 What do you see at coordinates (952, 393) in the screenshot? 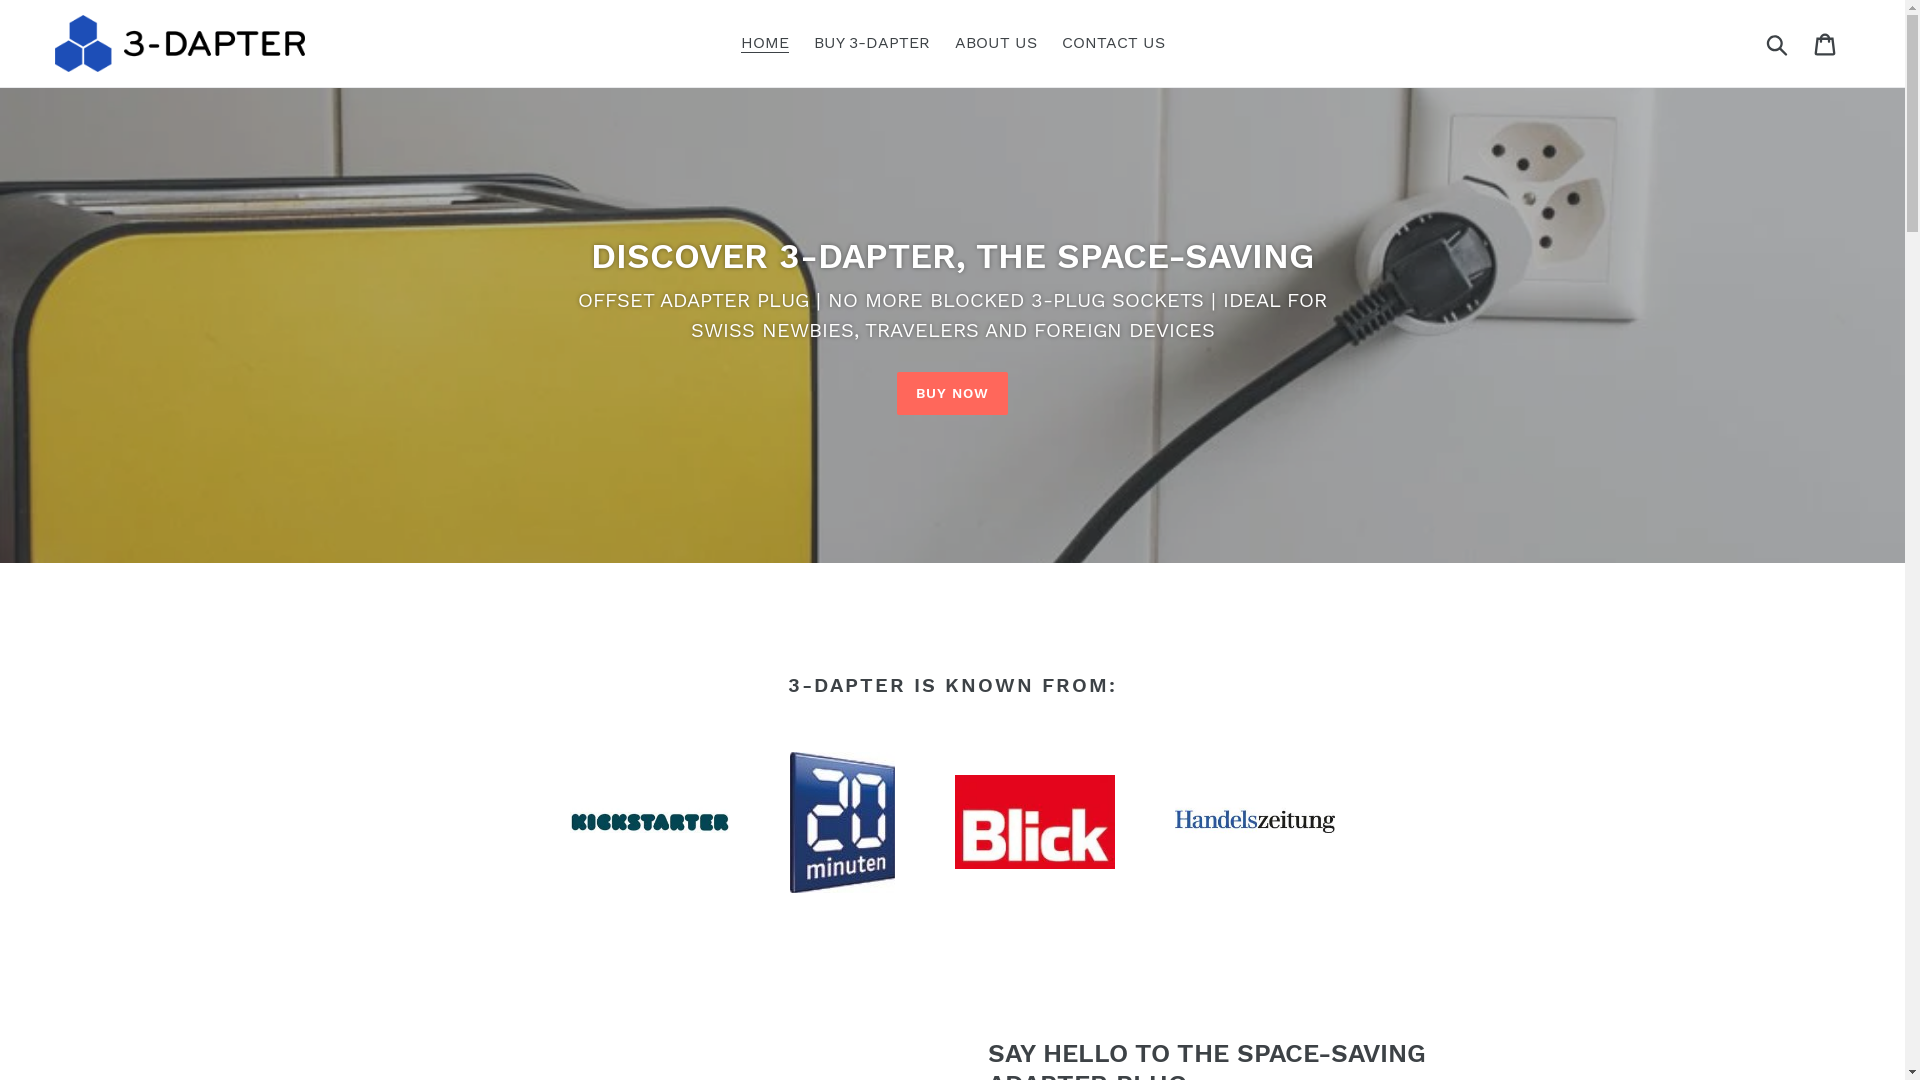
I see `'BUY NOW'` at bounding box center [952, 393].